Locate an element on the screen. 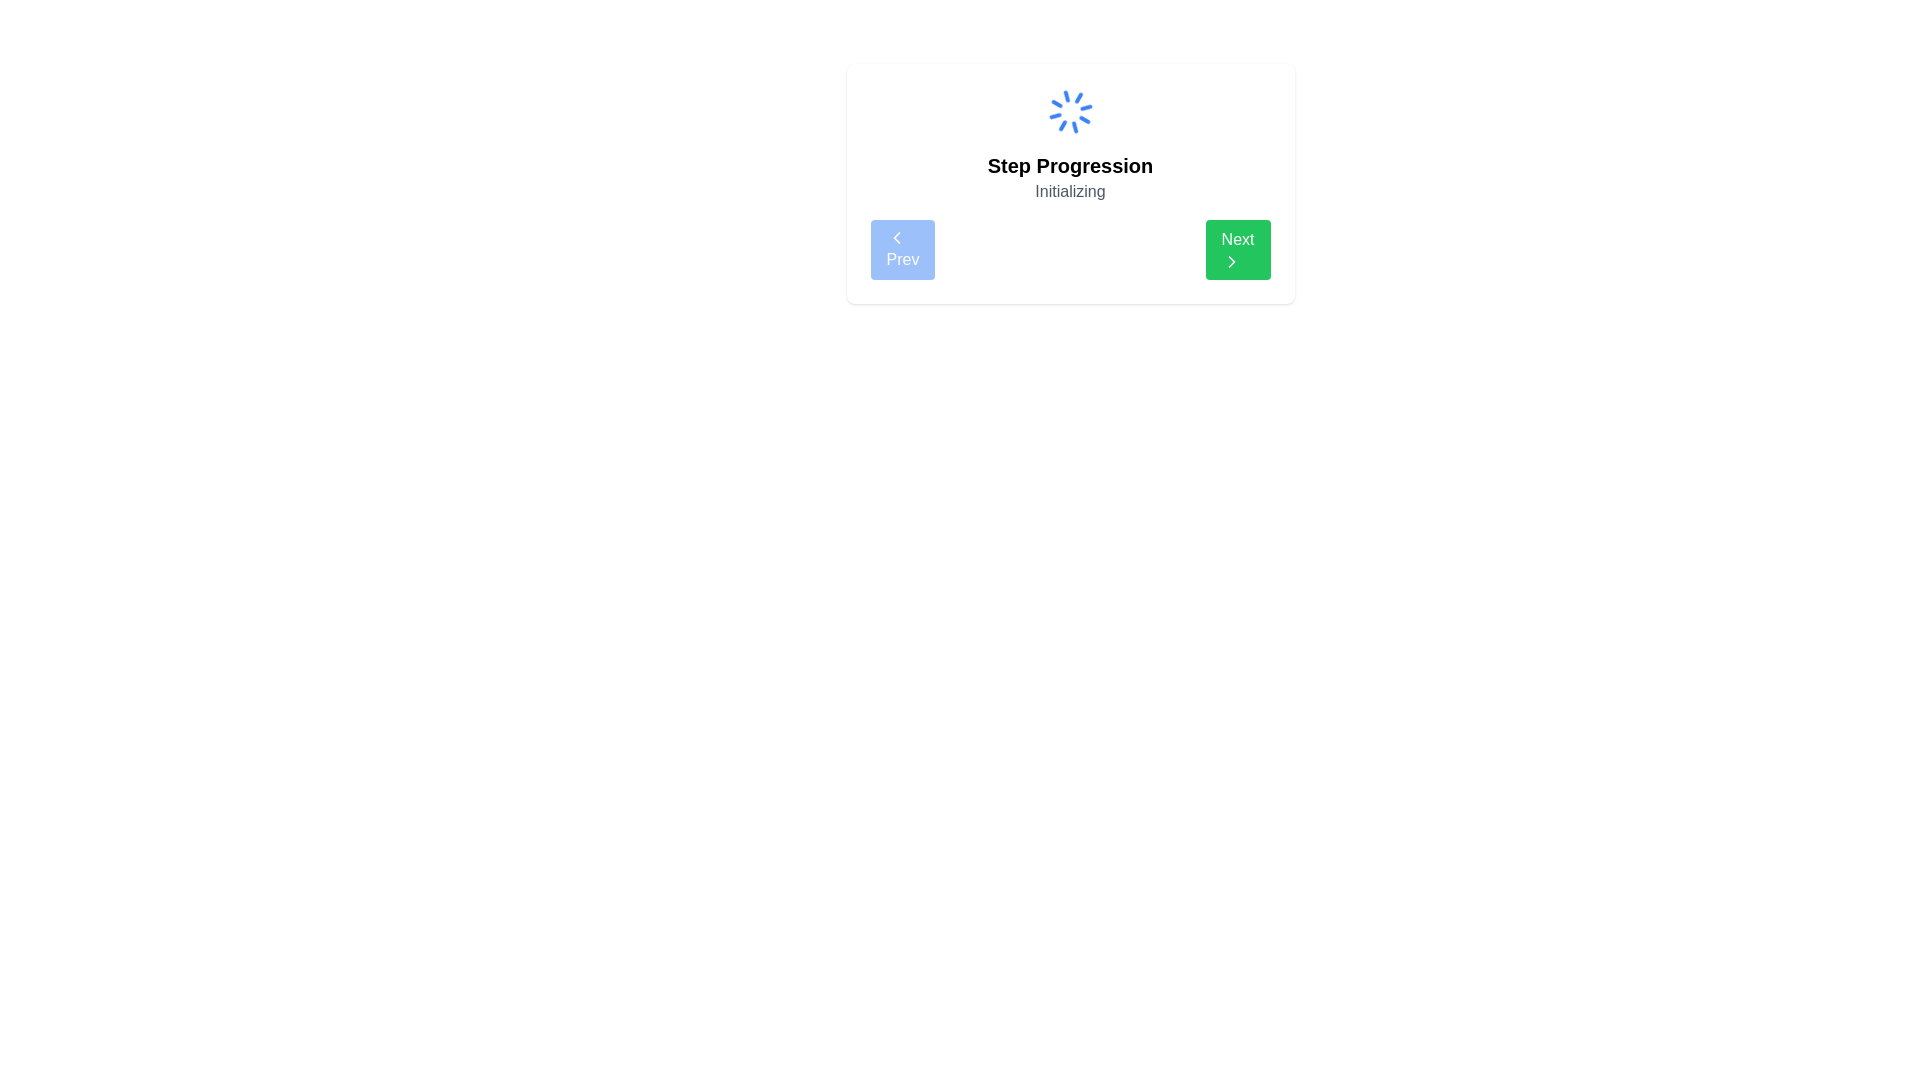  the right-pointing chevron SVG icon inside the green 'Next' button to proceed with the action is located at coordinates (1230, 261).